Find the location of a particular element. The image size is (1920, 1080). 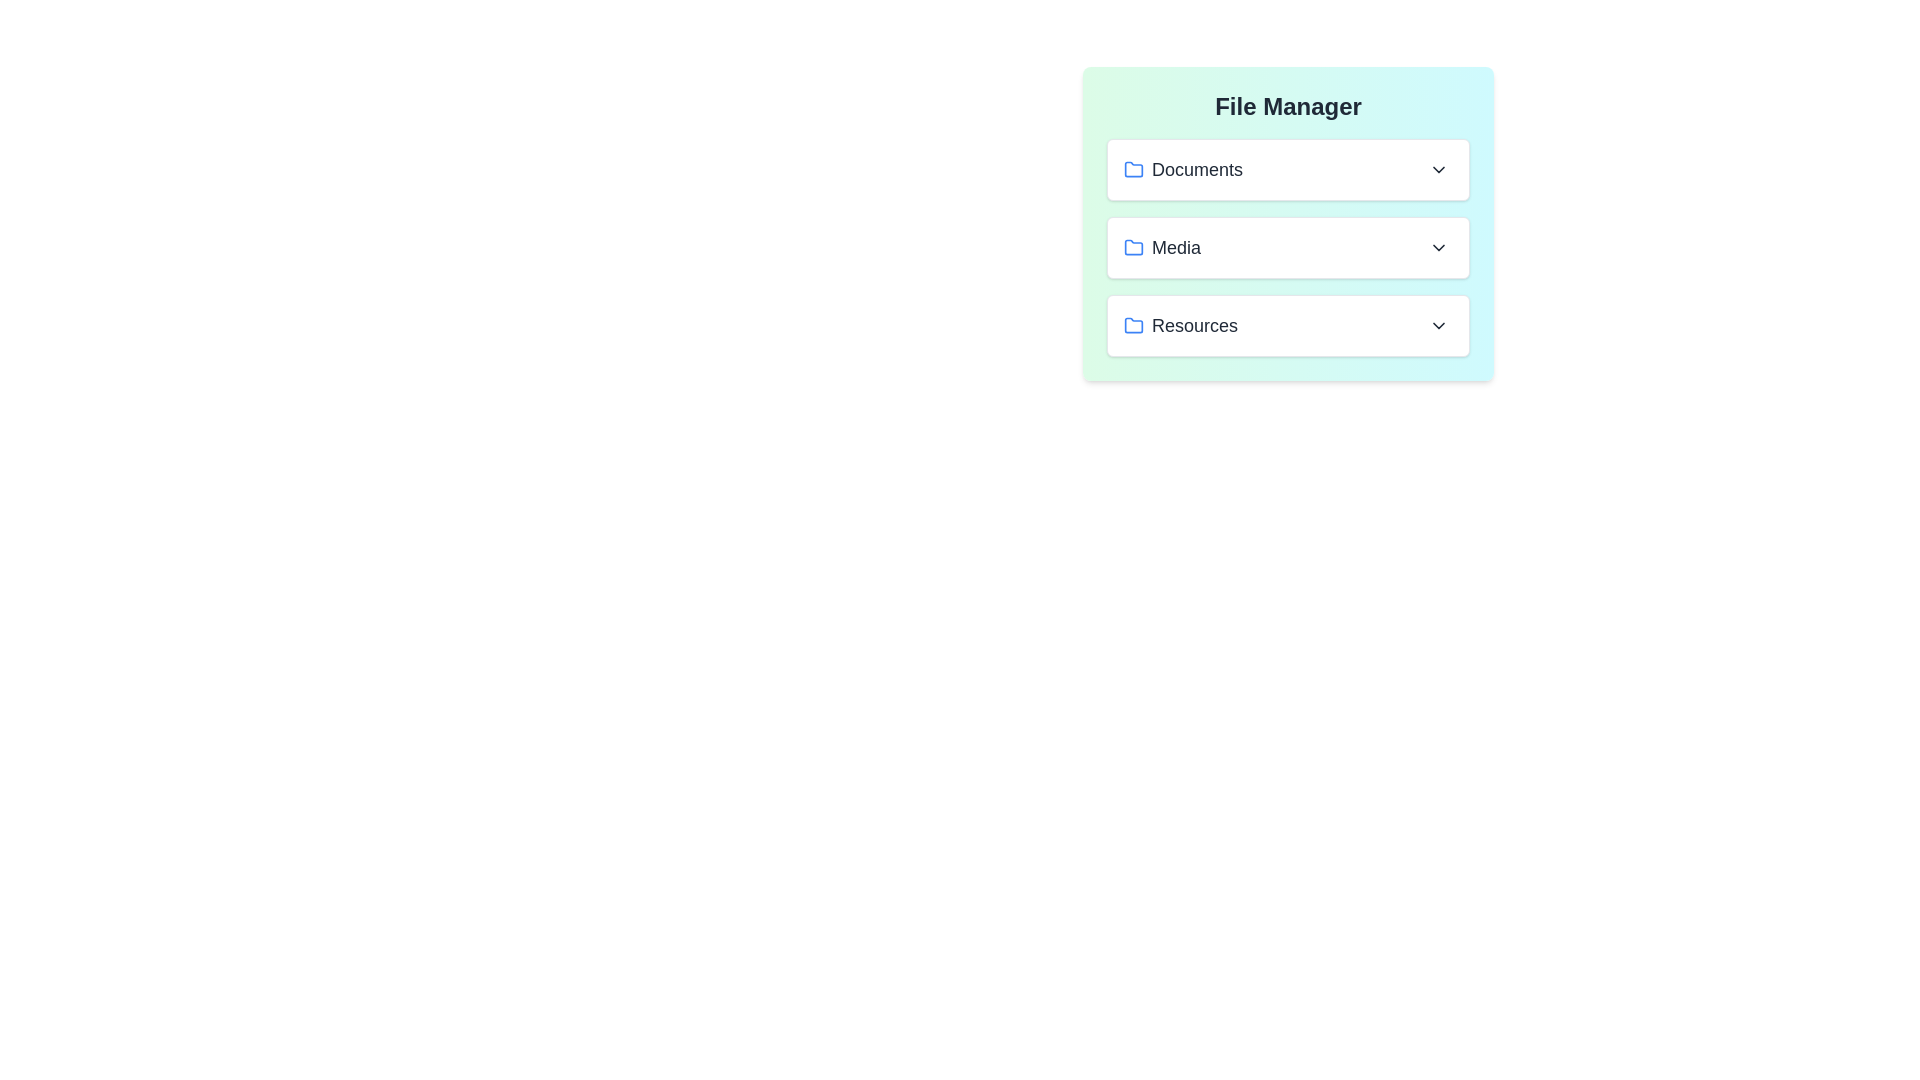

the file Resume.pdf from the folder Documents is located at coordinates (1288, 168).